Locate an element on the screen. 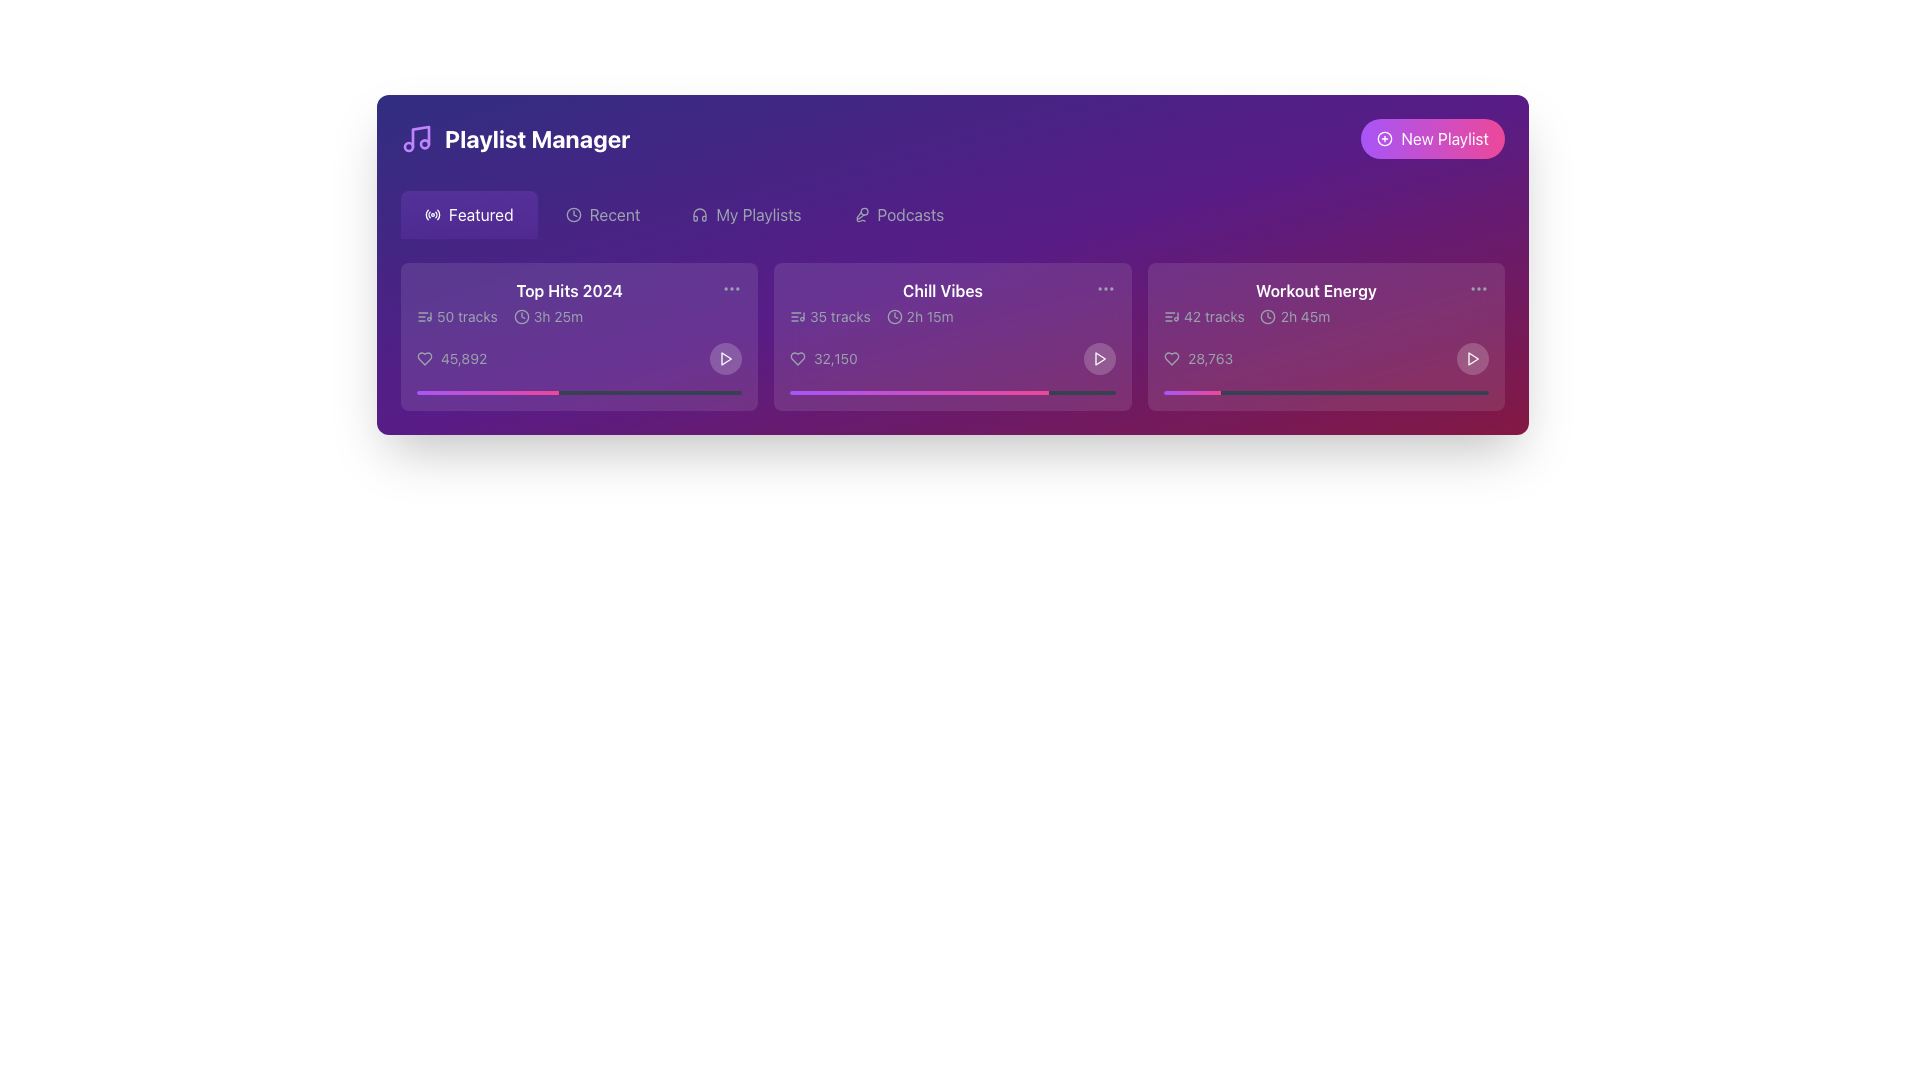  the small microphone icon located to the left of the text 'Podcasts' in the purple header region is located at coordinates (861, 215).